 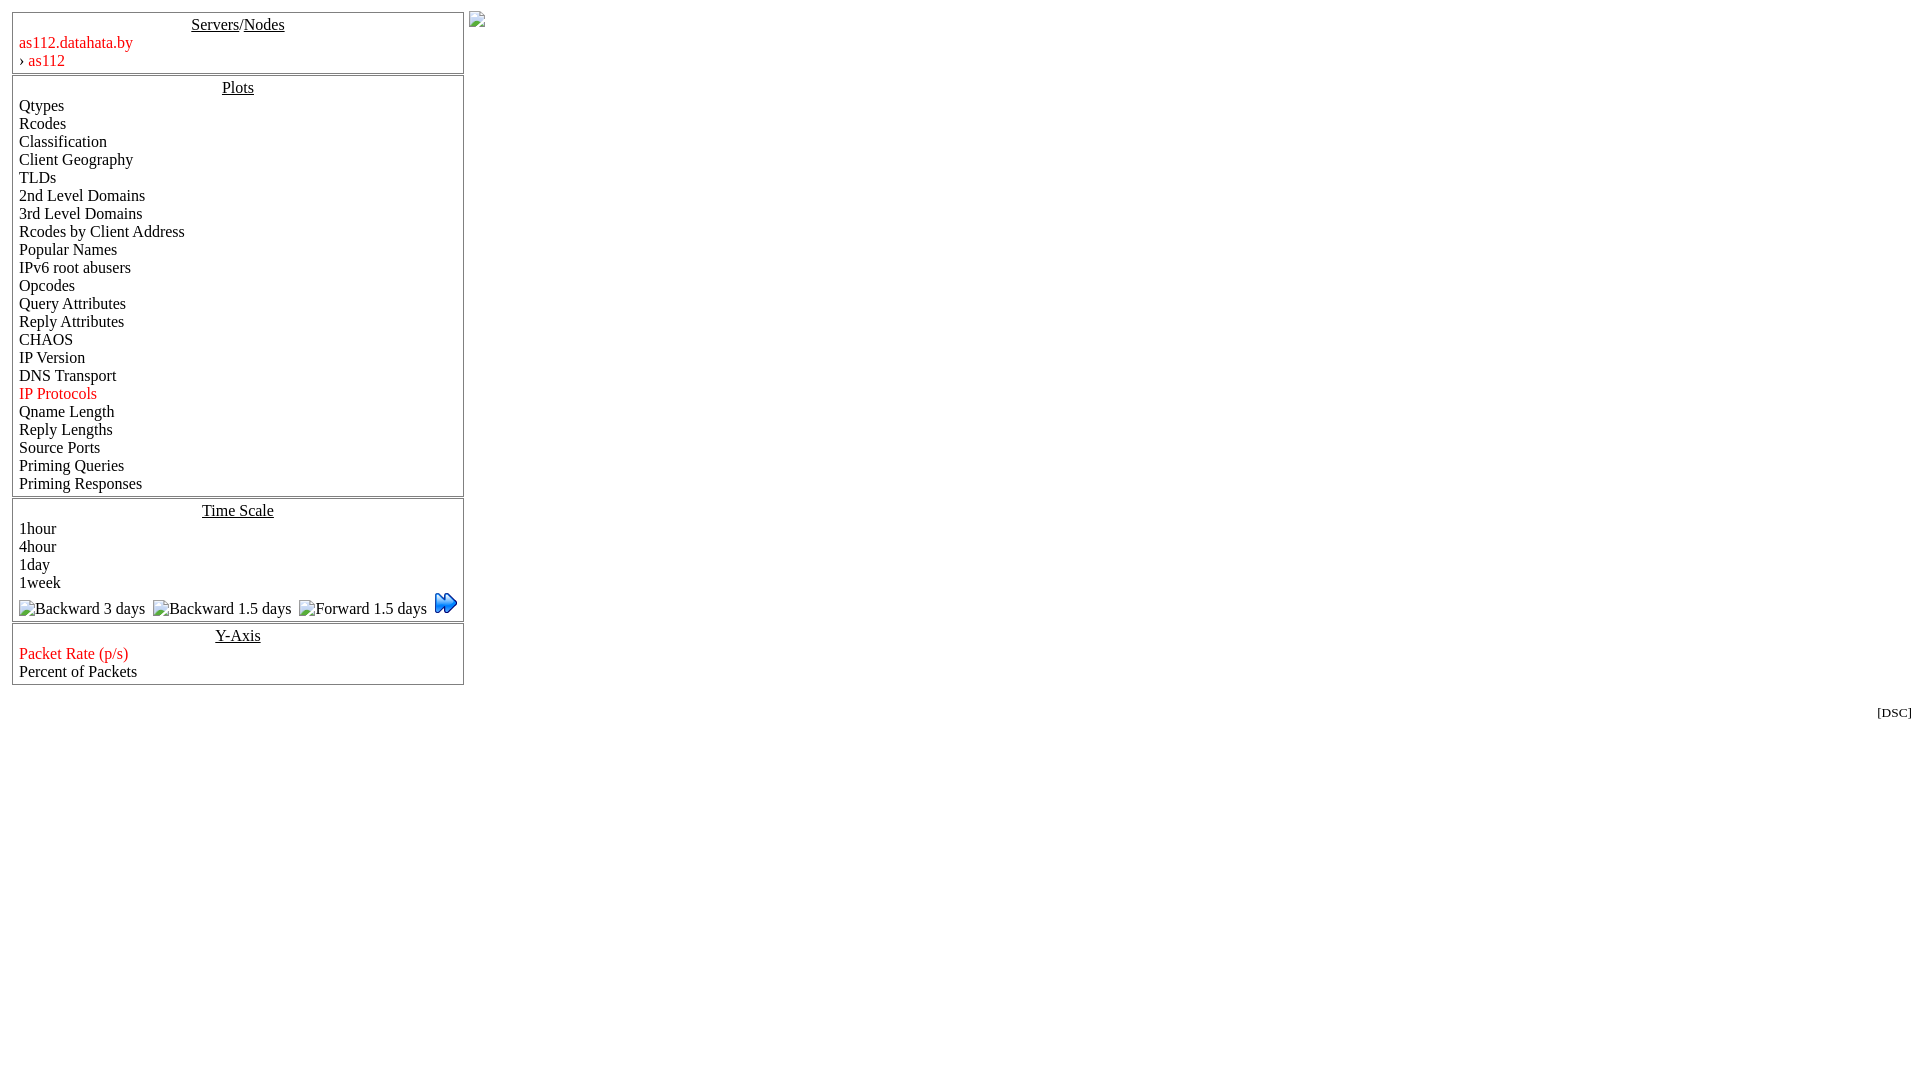 I want to click on 'Priming Queries', so click(x=71, y=465).